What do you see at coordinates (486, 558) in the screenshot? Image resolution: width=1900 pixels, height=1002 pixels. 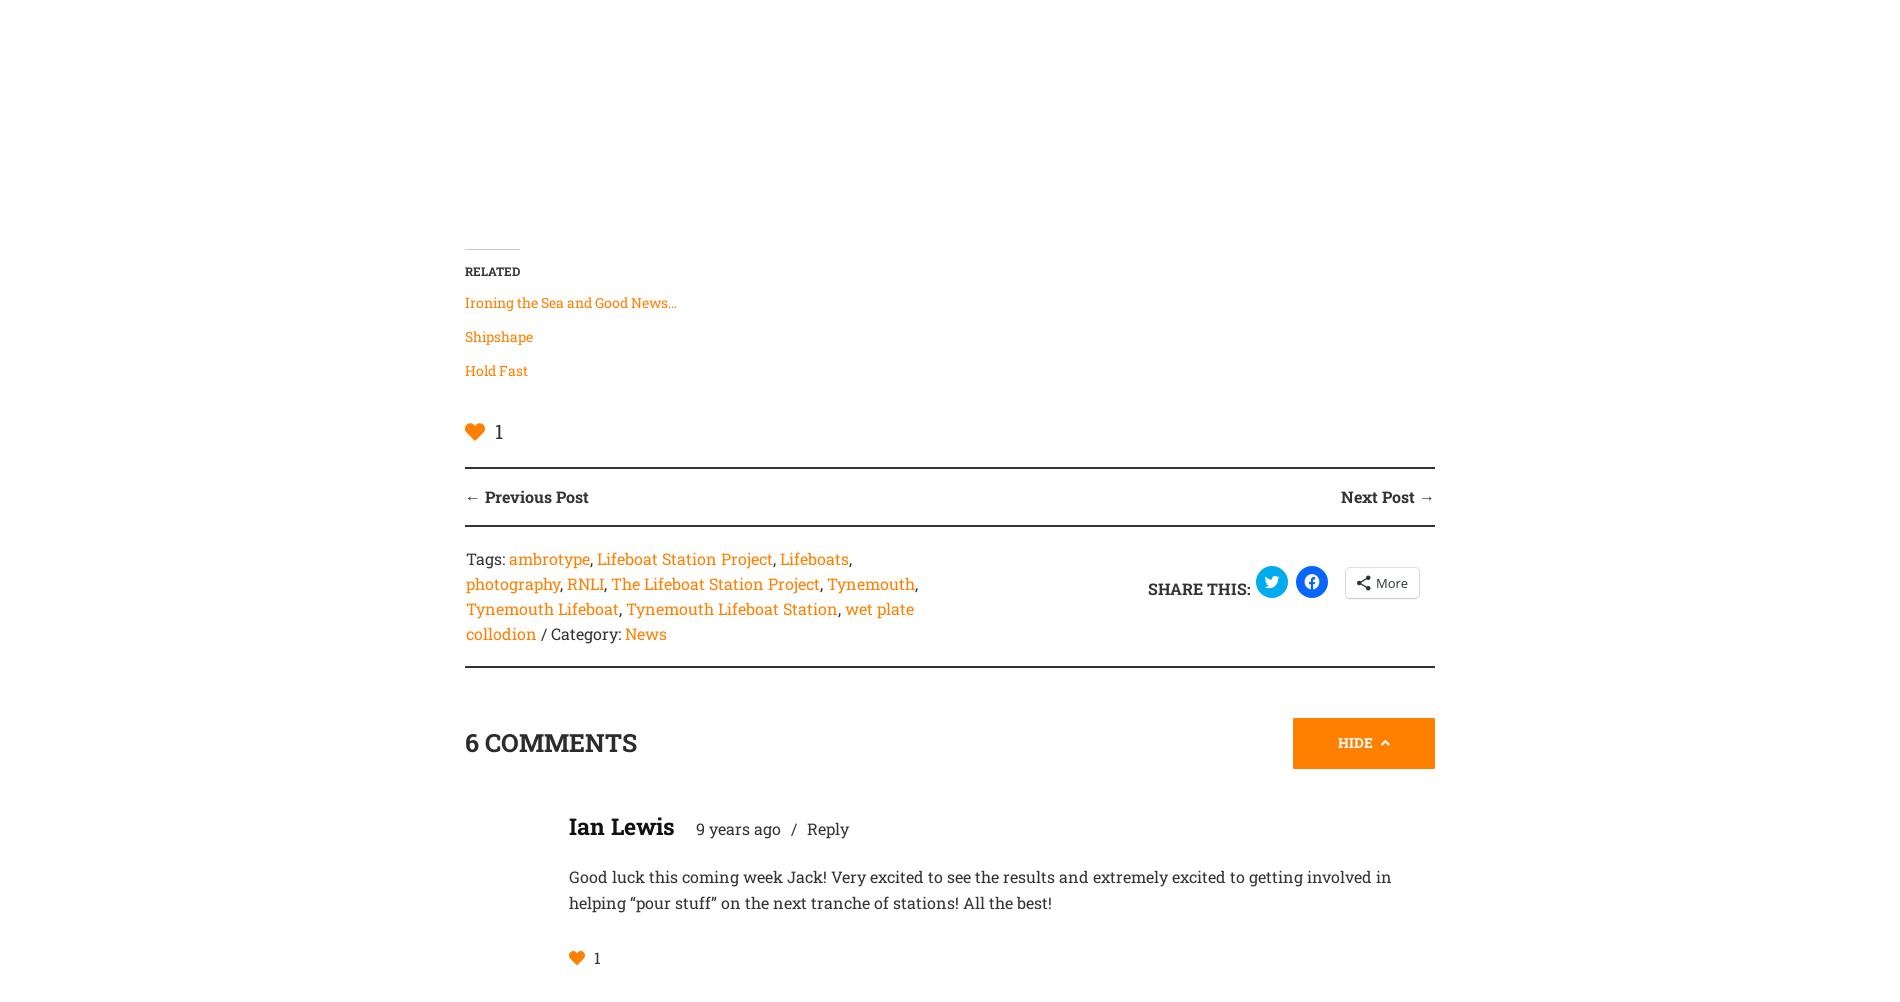 I see `'Tags:'` at bounding box center [486, 558].